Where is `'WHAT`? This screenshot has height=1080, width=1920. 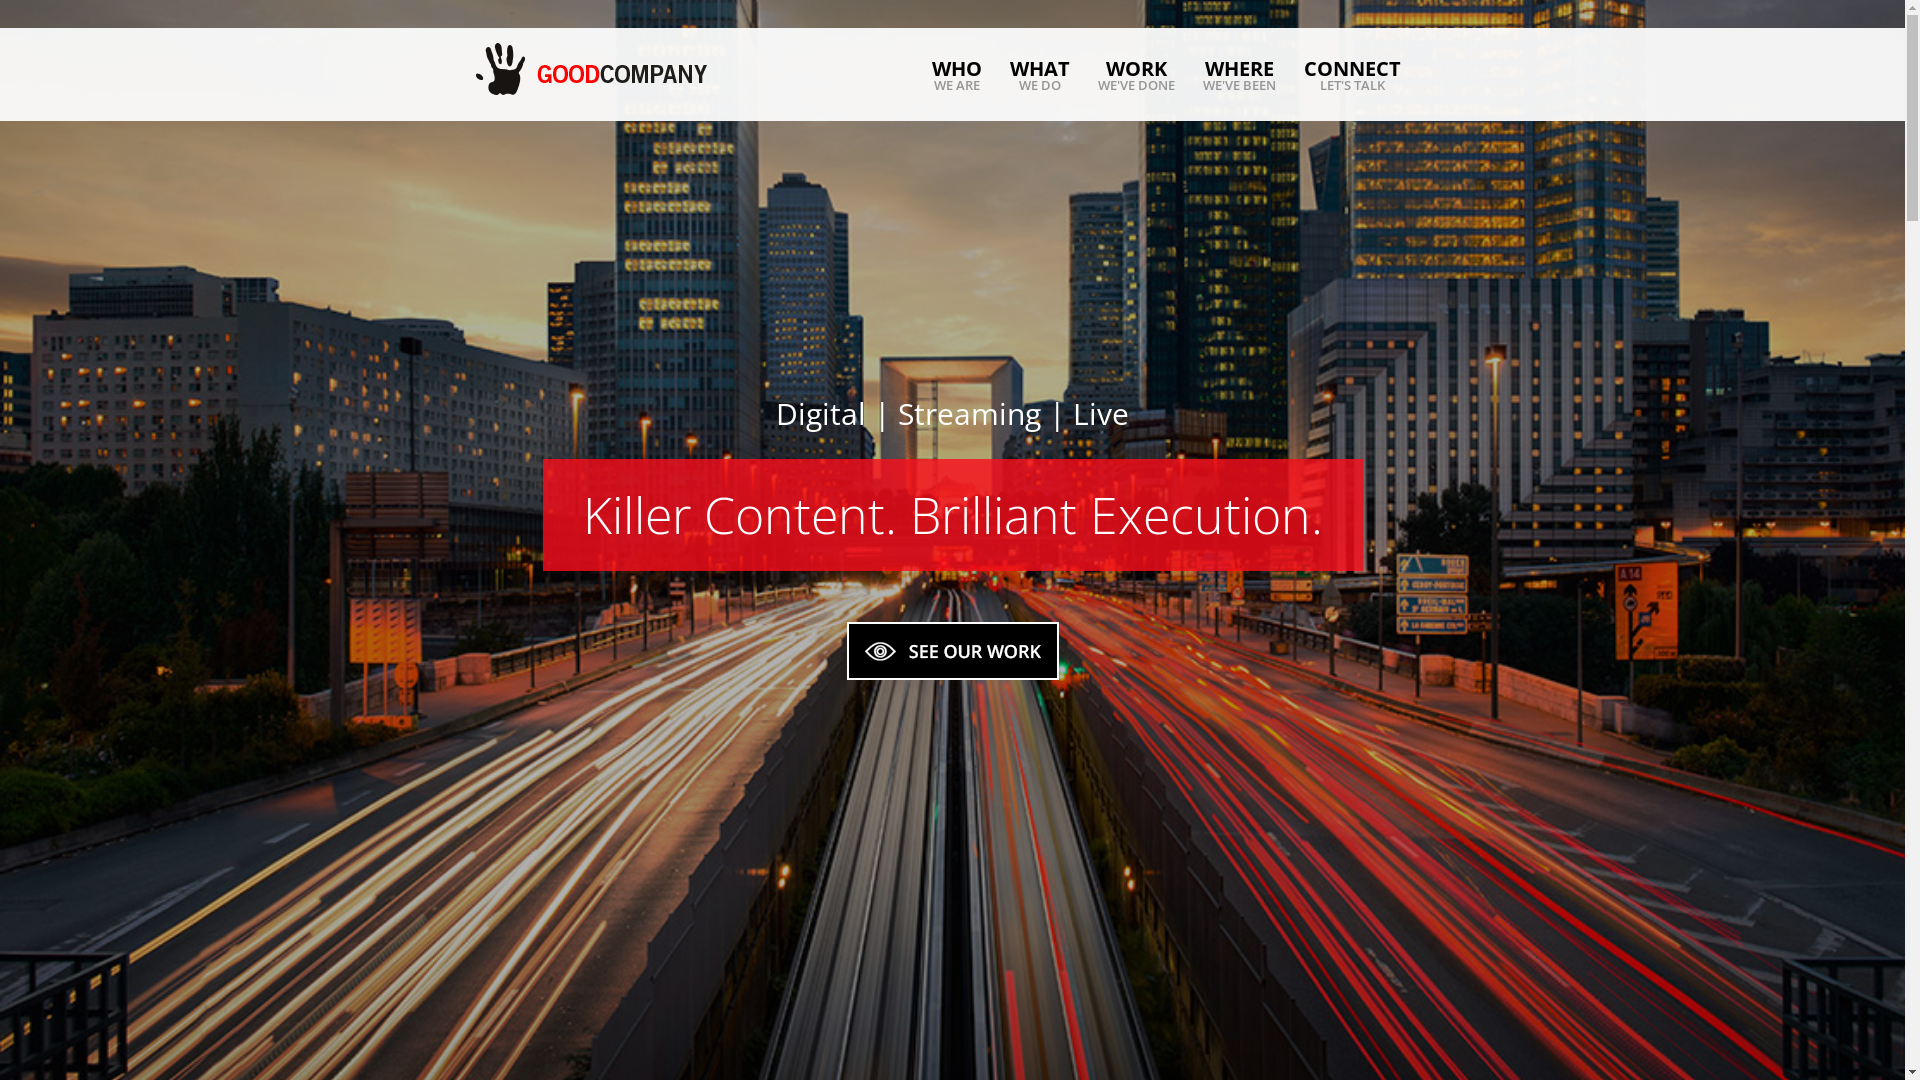
'WHAT is located at coordinates (1040, 74).